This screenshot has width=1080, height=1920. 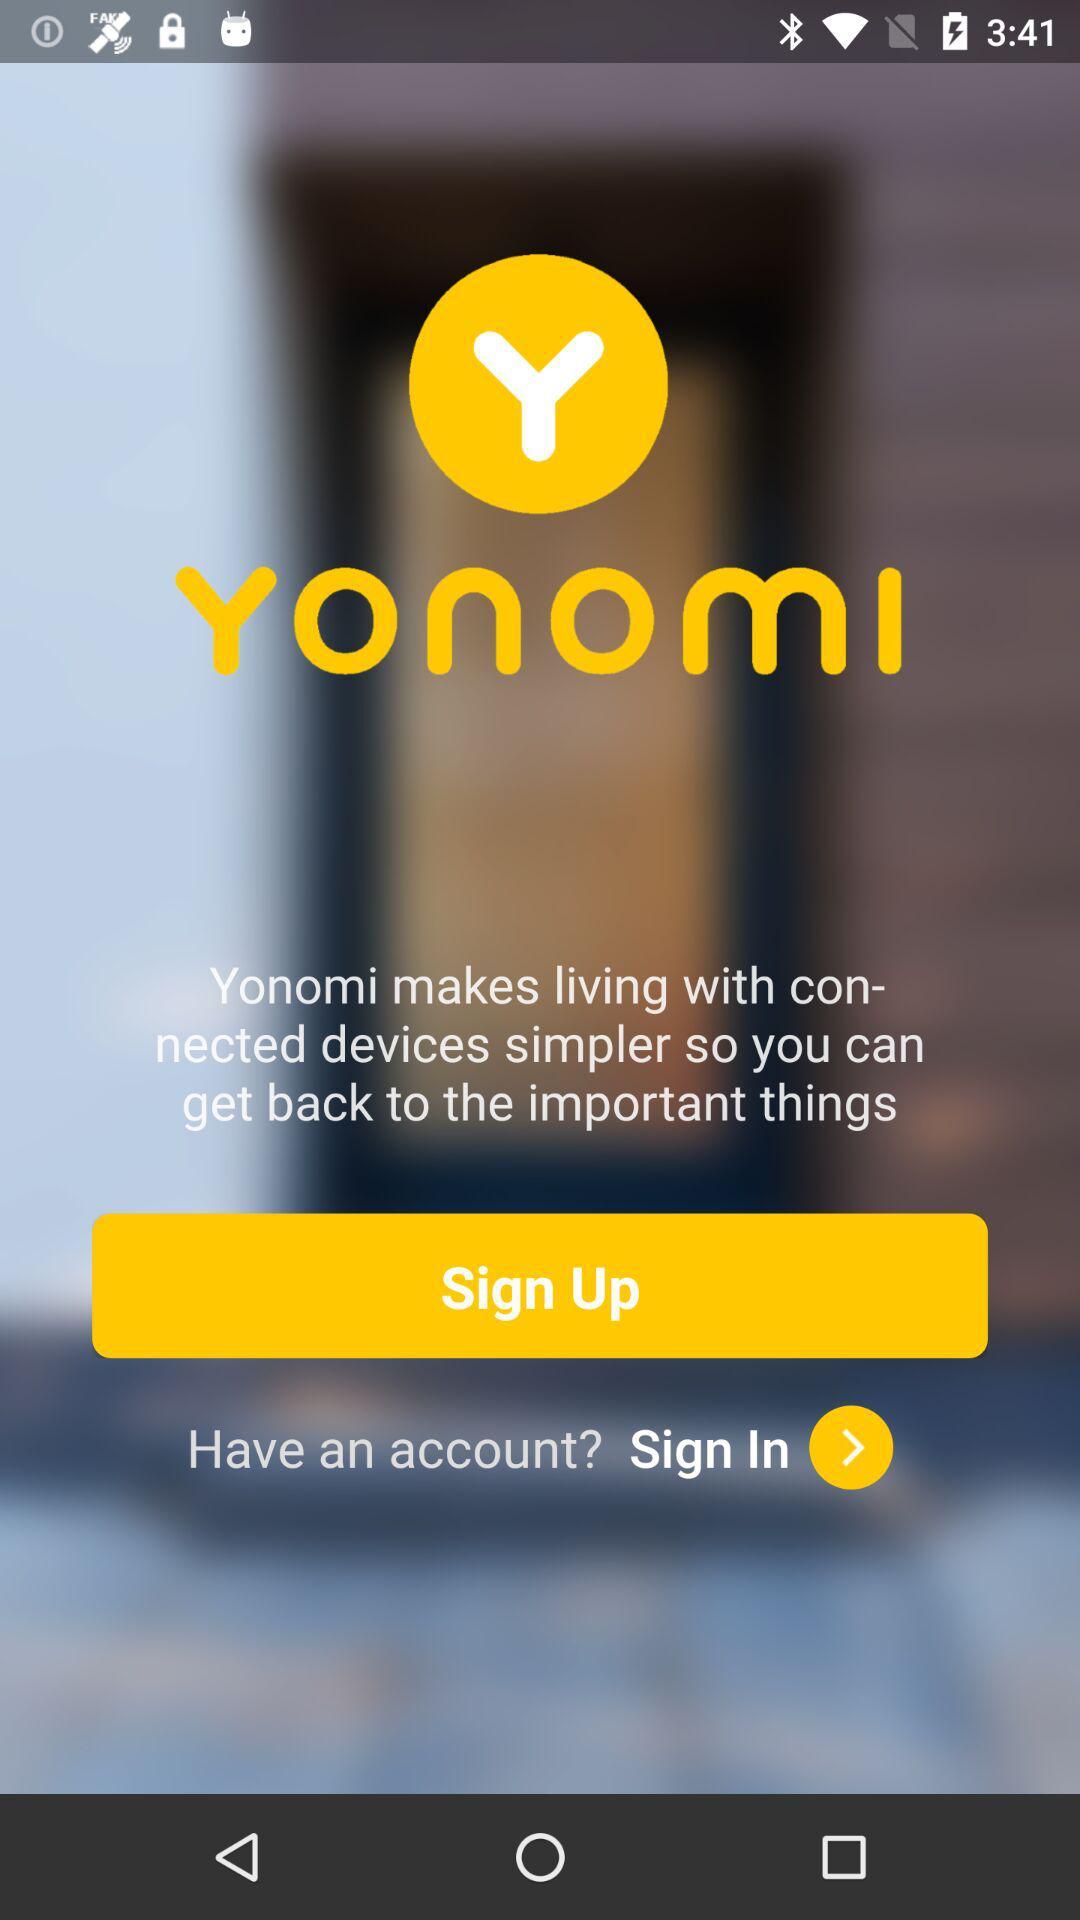 What do you see at coordinates (851, 1447) in the screenshot?
I see `sign in` at bounding box center [851, 1447].